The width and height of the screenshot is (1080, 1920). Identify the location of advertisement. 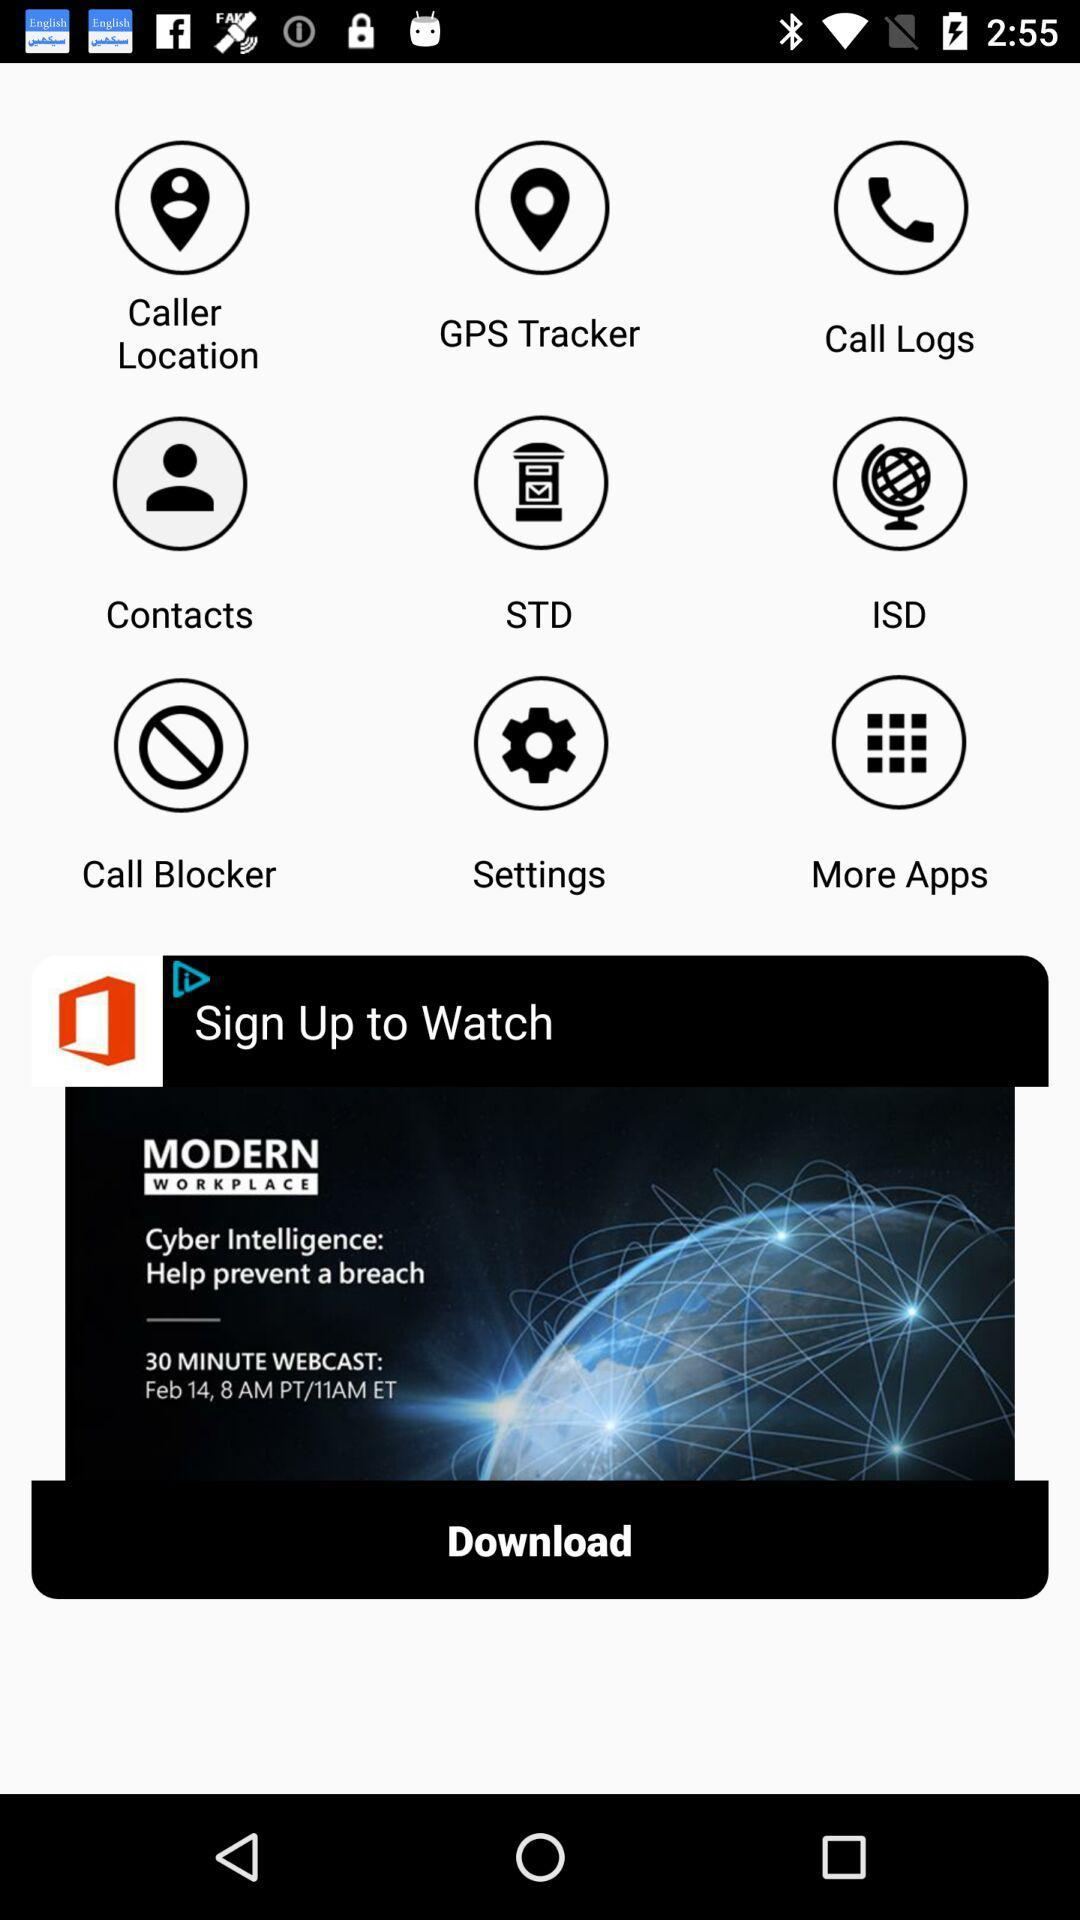
(540, 1283).